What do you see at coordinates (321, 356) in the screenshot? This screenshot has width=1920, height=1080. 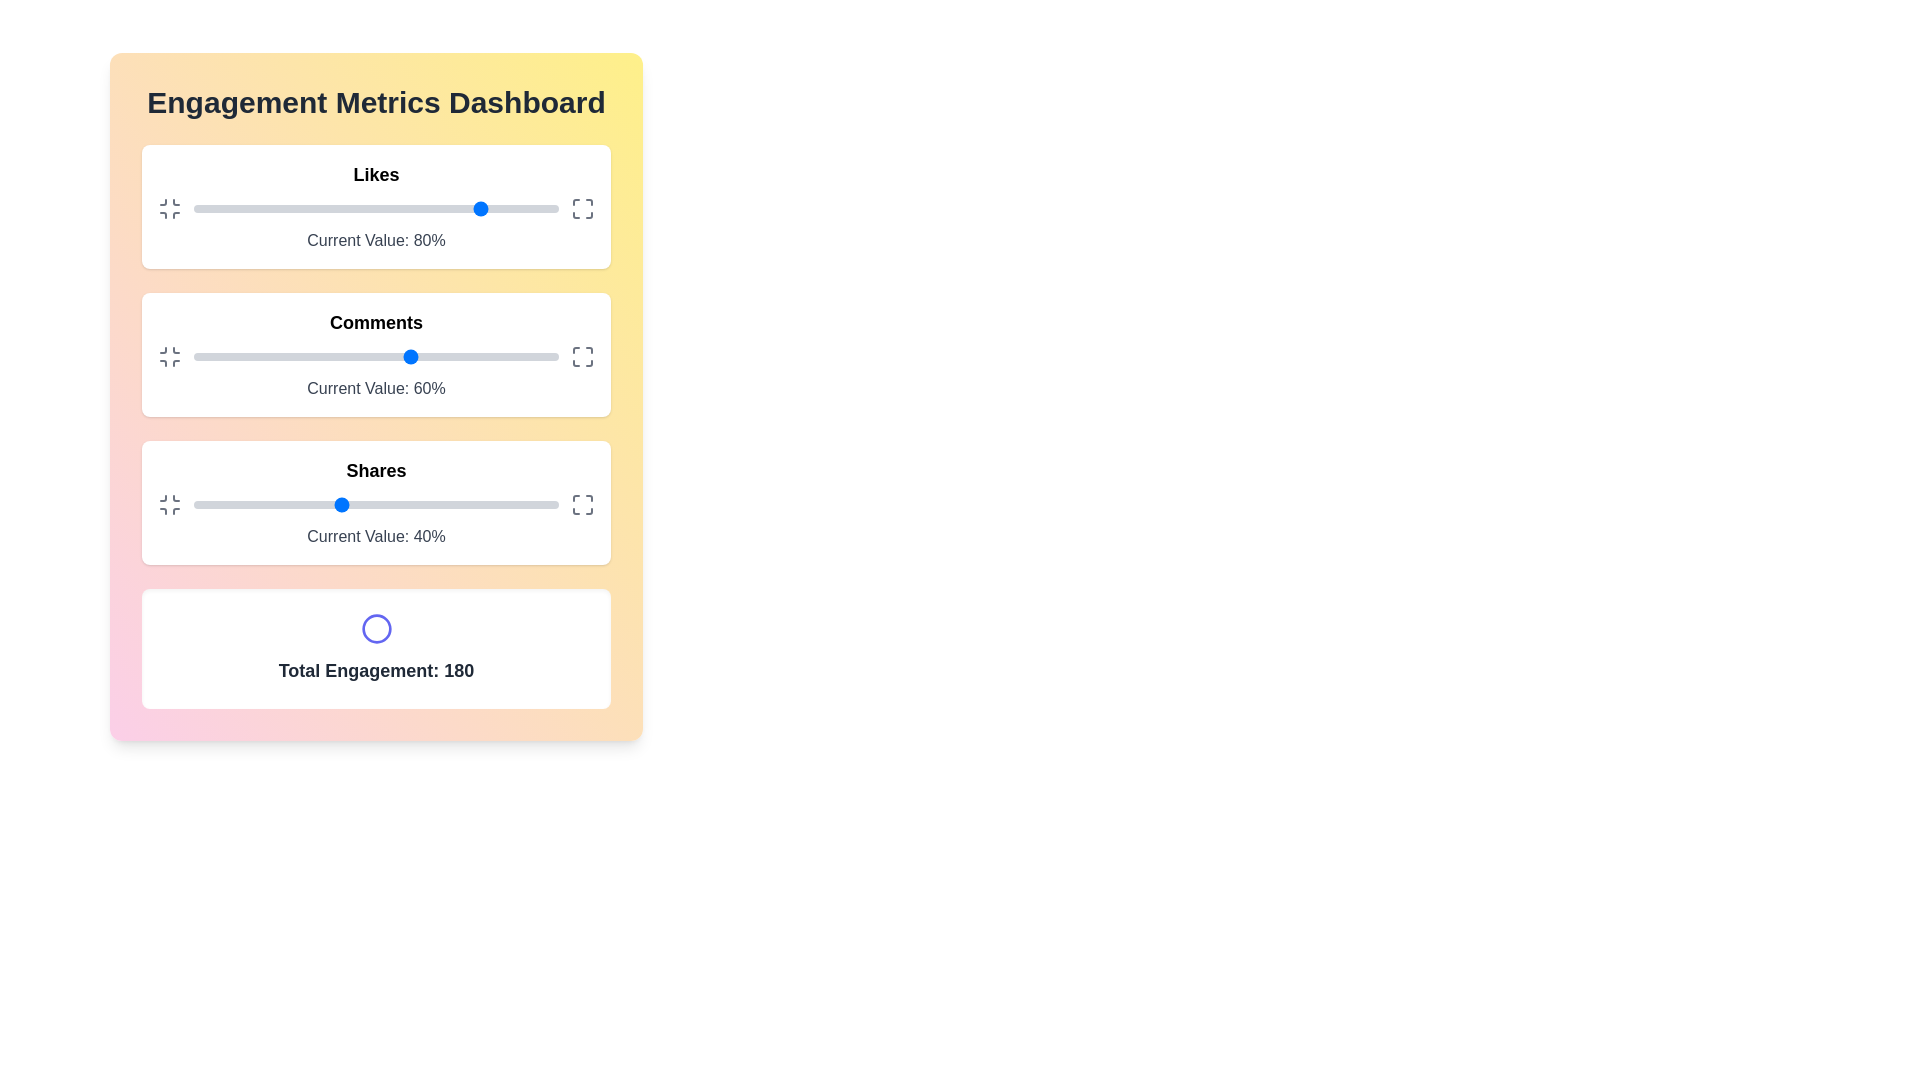 I see `comments` at bounding box center [321, 356].